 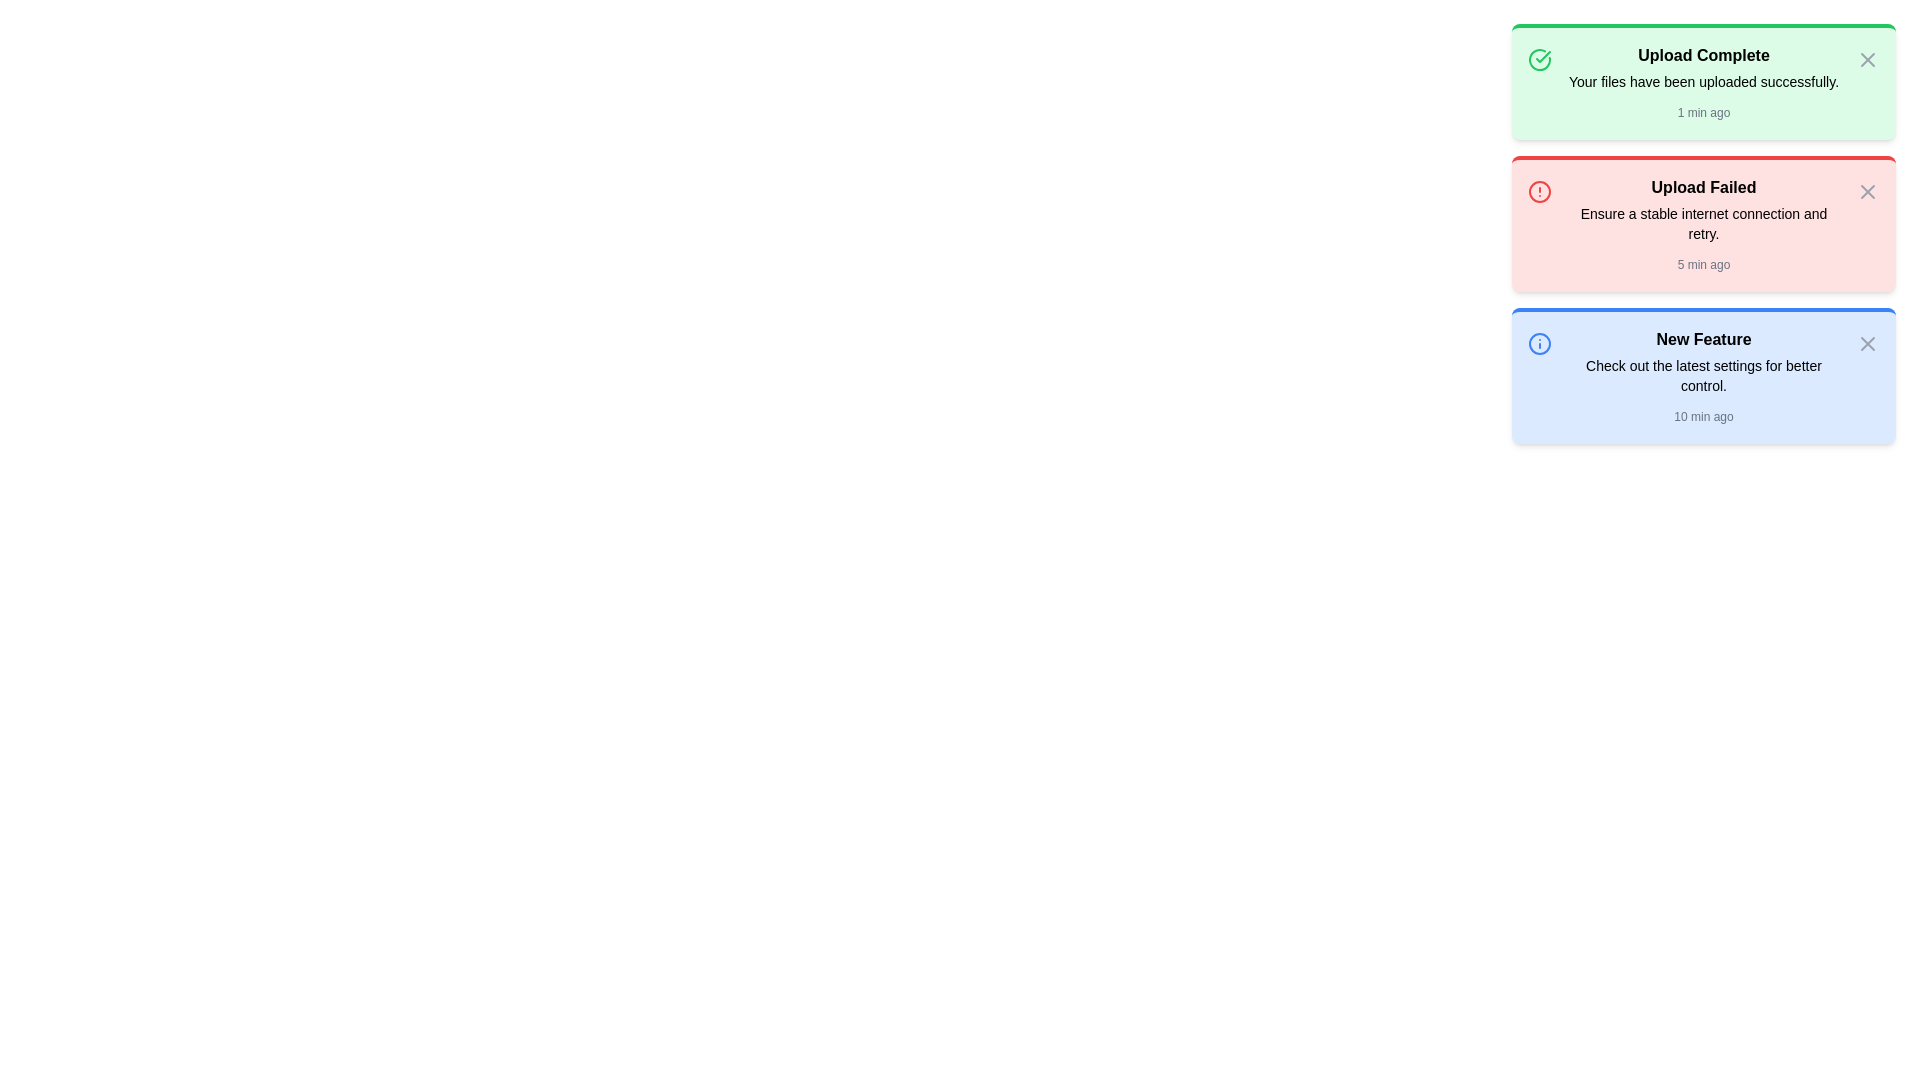 What do you see at coordinates (1703, 264) in the screenshot?
I see `timestamp from the text label located at the bottom of the 'Upload Failed' notification card, which provides the time indication of when the error message occurred` at bounding box center [1703, 264].